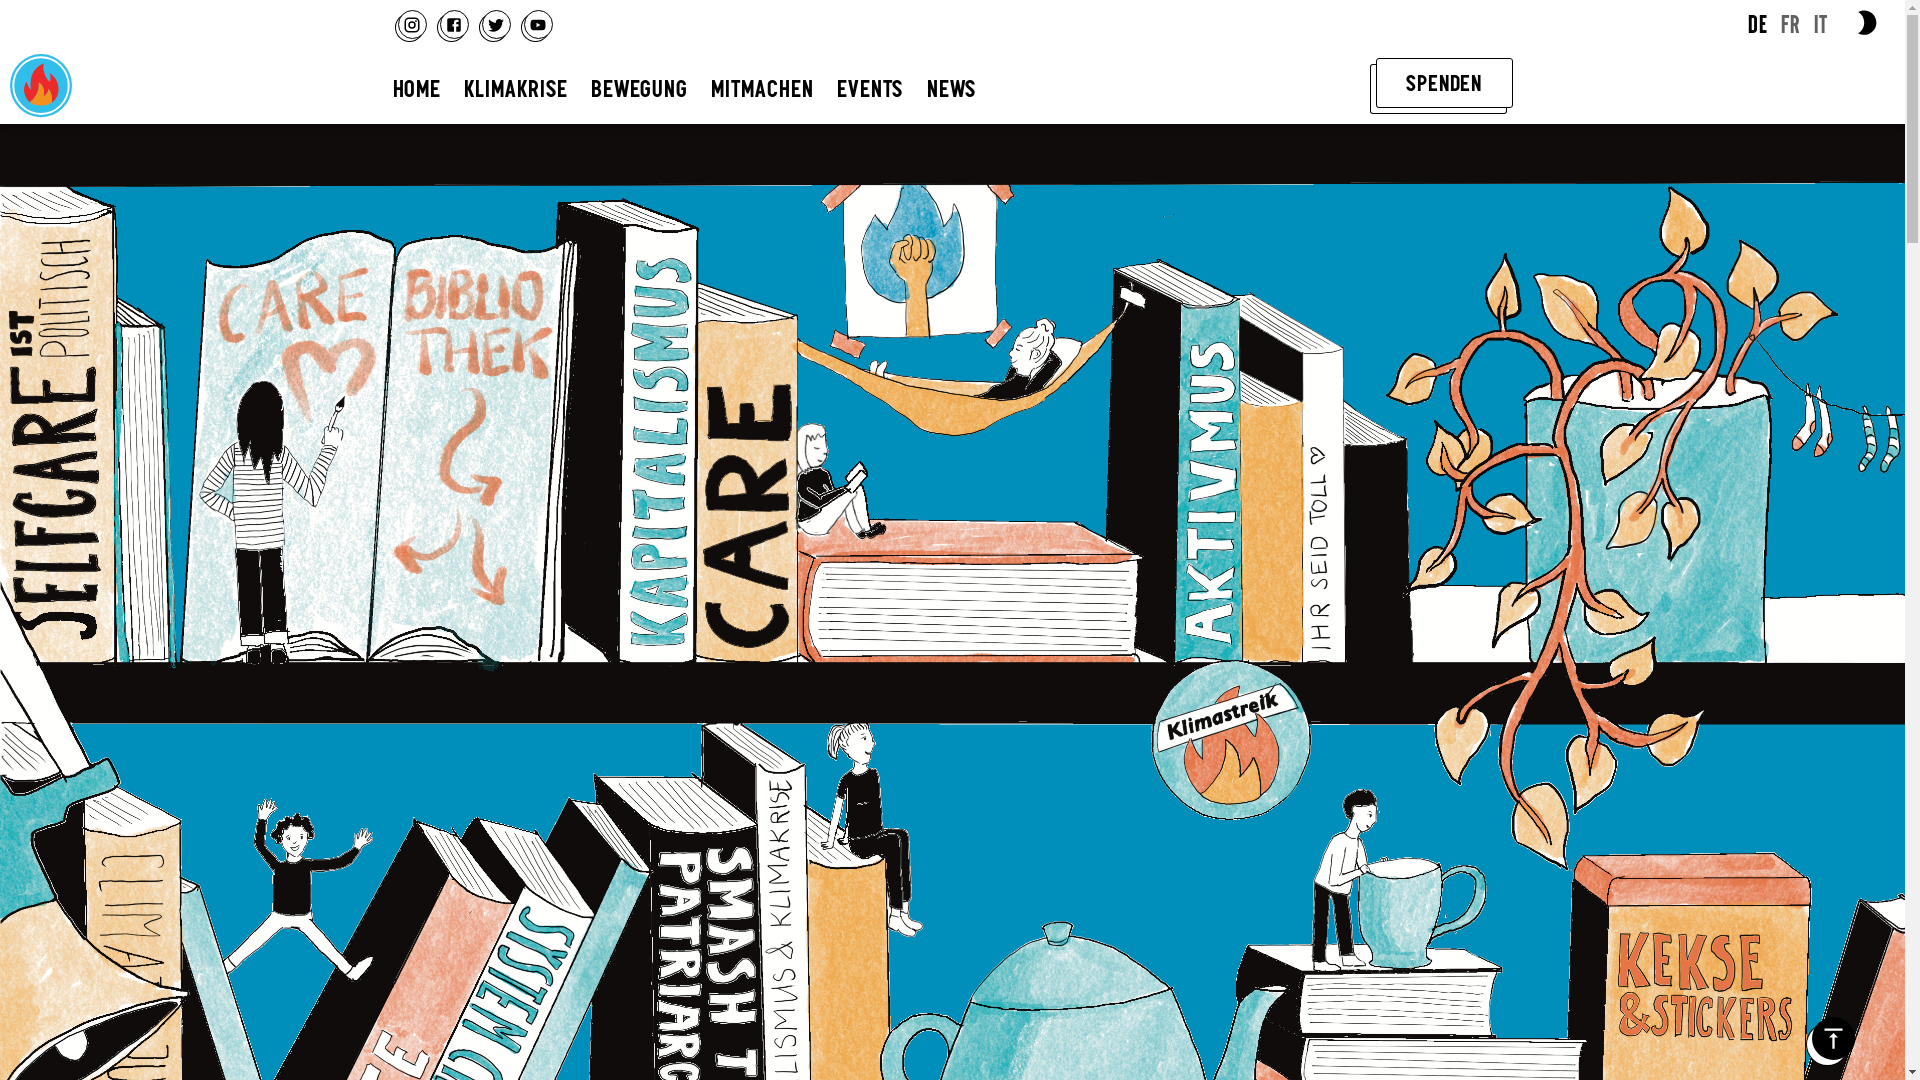  I want to click on 'DE', so click(1756, 24).